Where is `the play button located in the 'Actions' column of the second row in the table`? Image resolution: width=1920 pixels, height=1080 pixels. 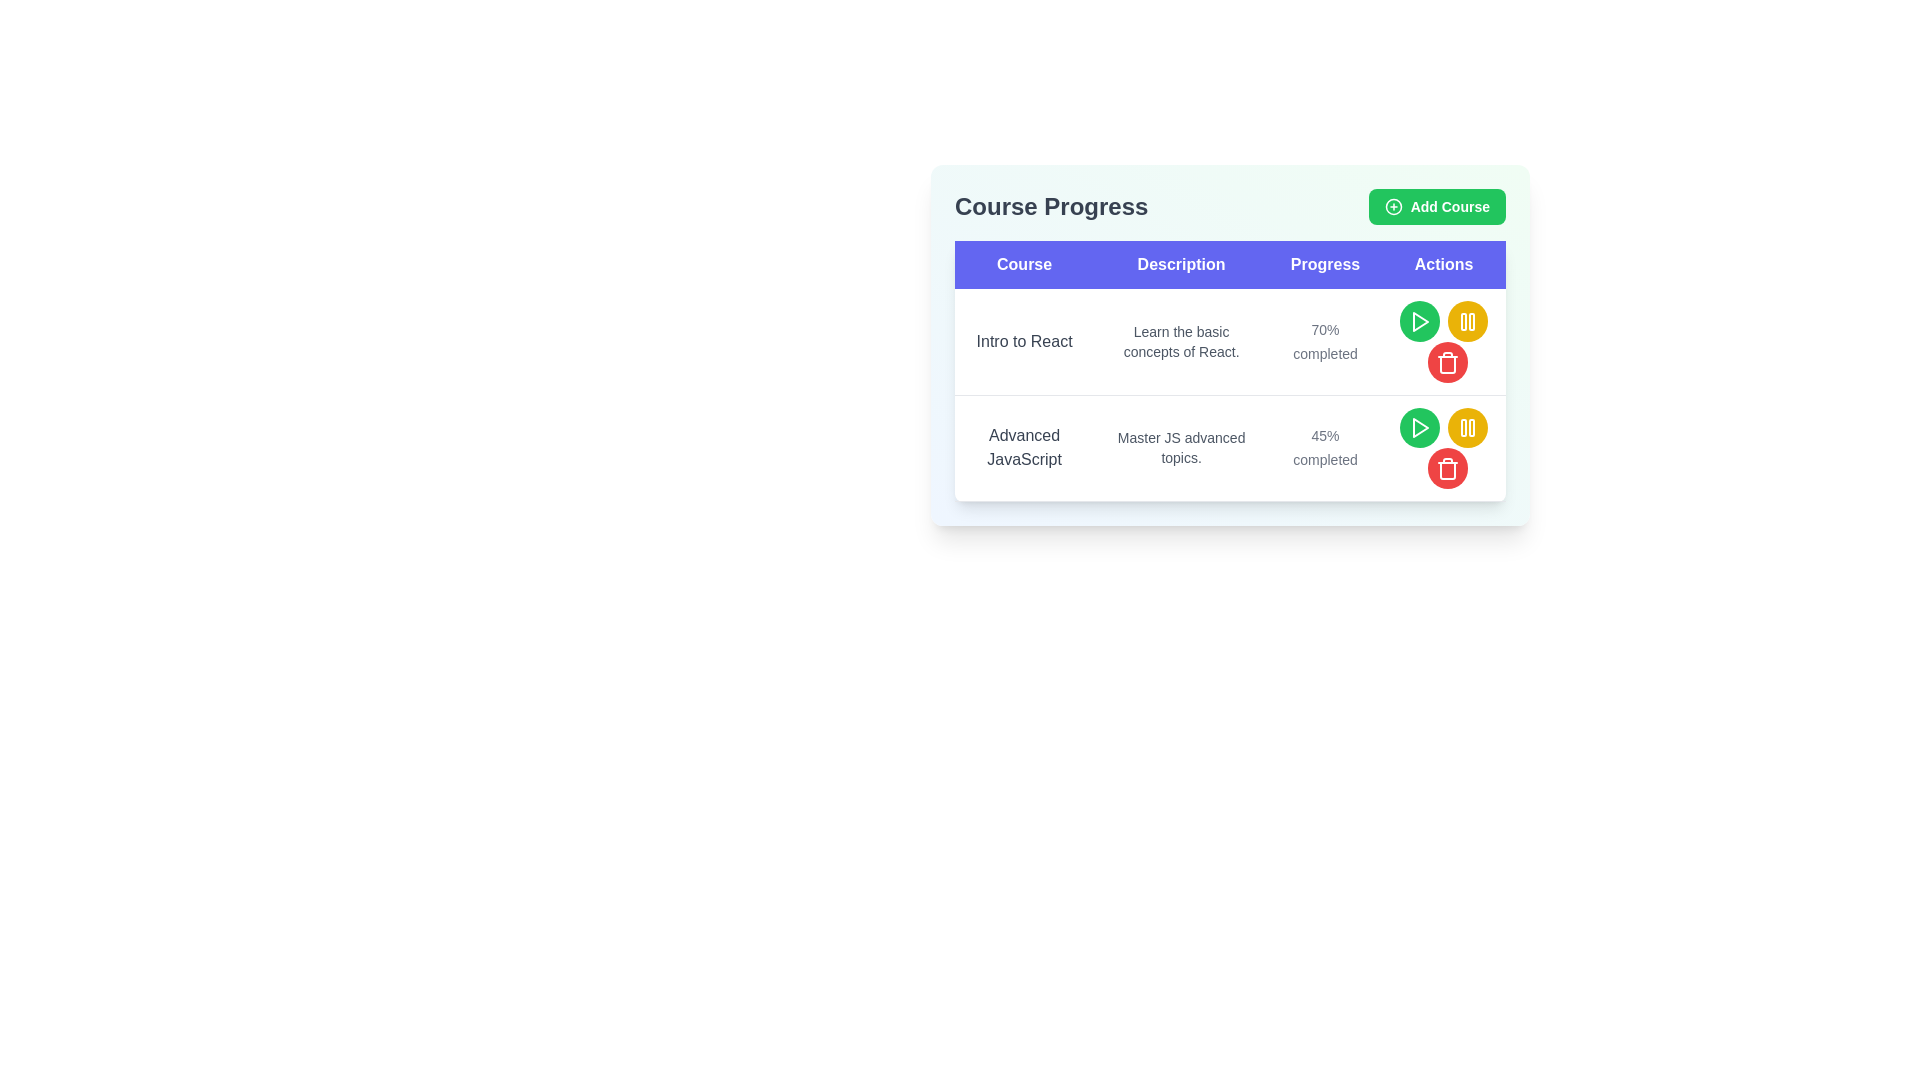
the play button located in the 'Actions' column of the second row in the table is located at coordinates (1419, 427).